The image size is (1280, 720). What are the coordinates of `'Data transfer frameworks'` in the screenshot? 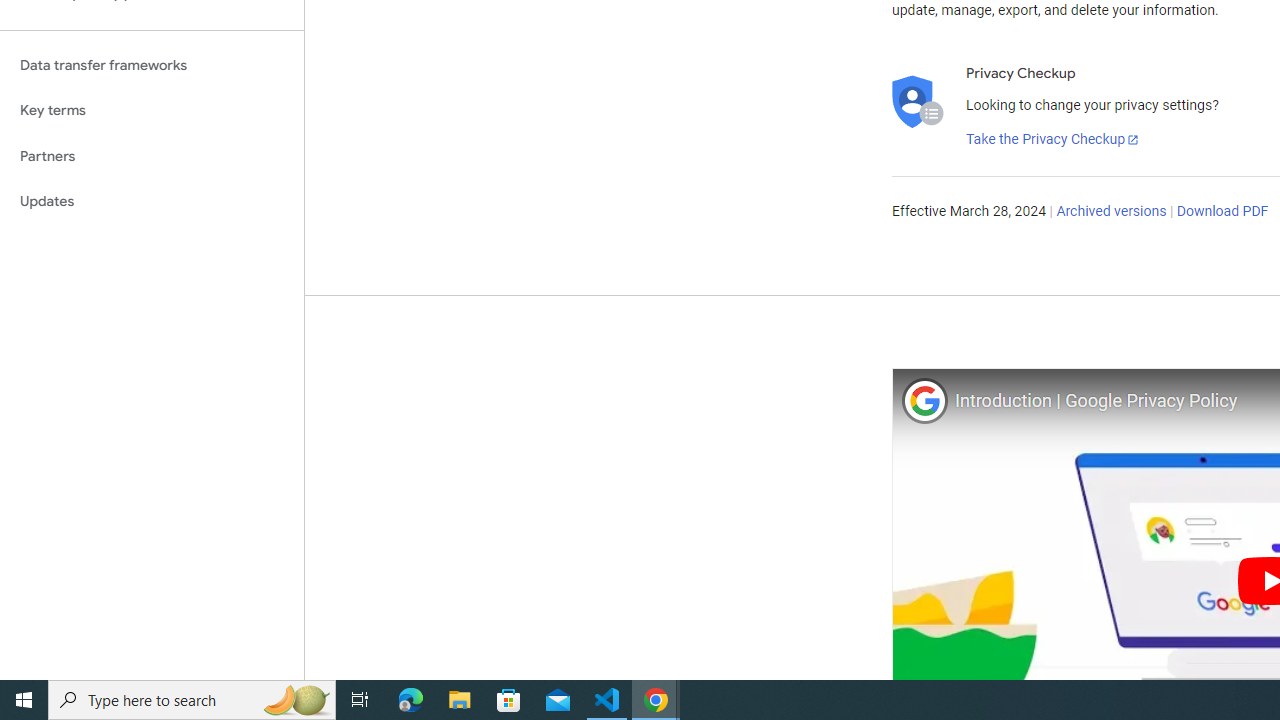 It's located at (151, 64).